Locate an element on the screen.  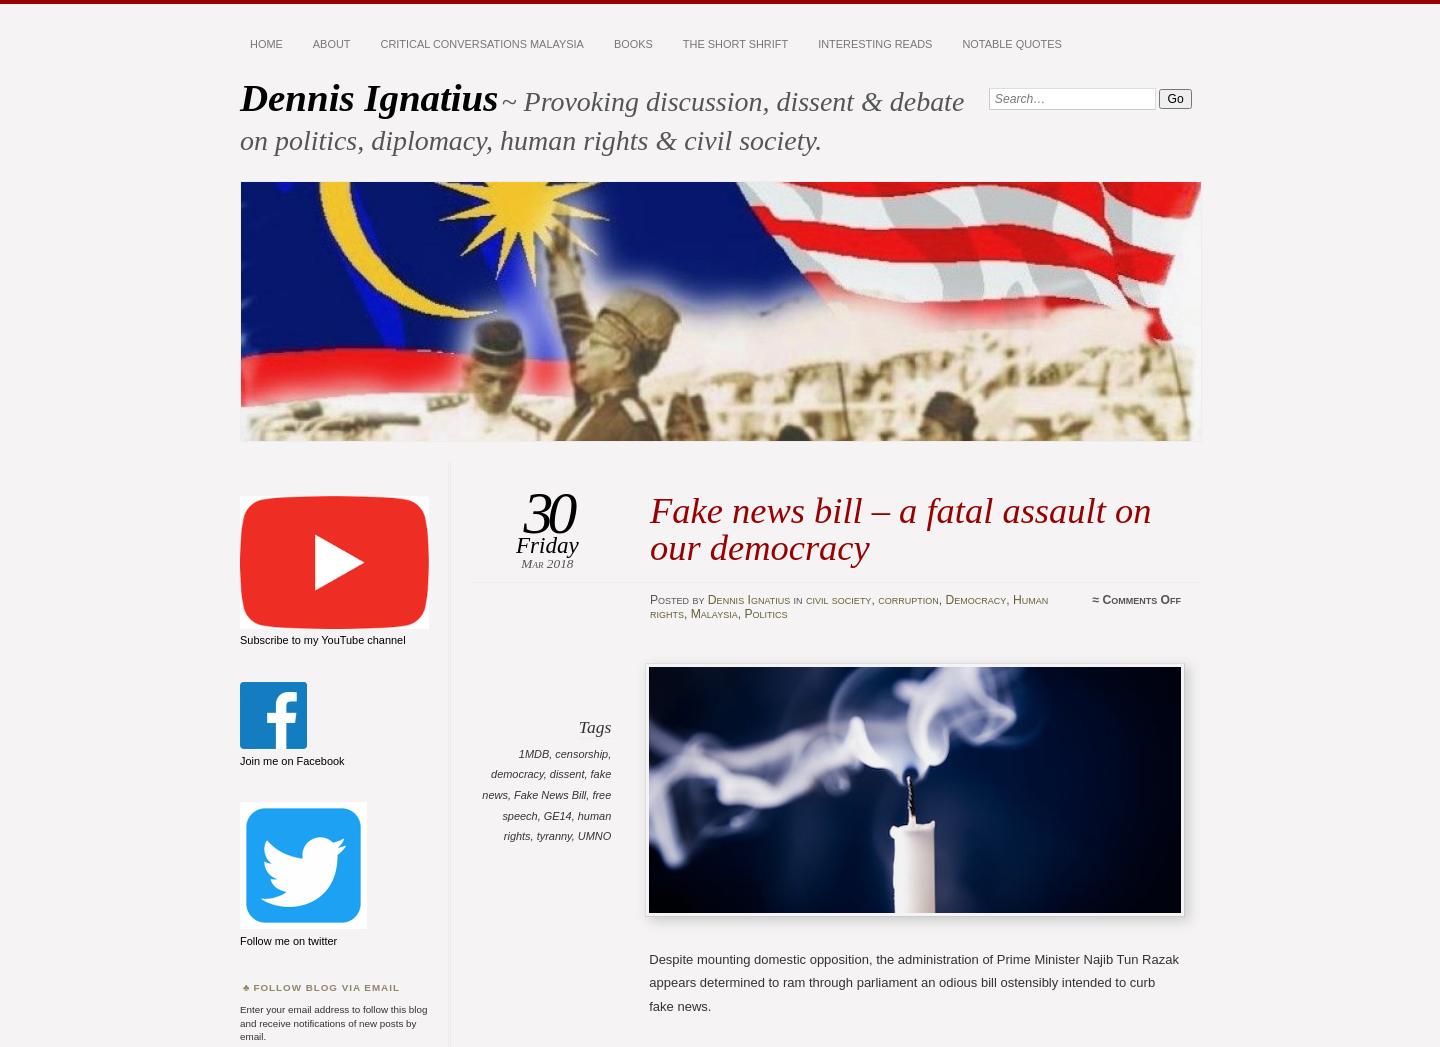
'Democracy' is located at coordinates (974, 599).